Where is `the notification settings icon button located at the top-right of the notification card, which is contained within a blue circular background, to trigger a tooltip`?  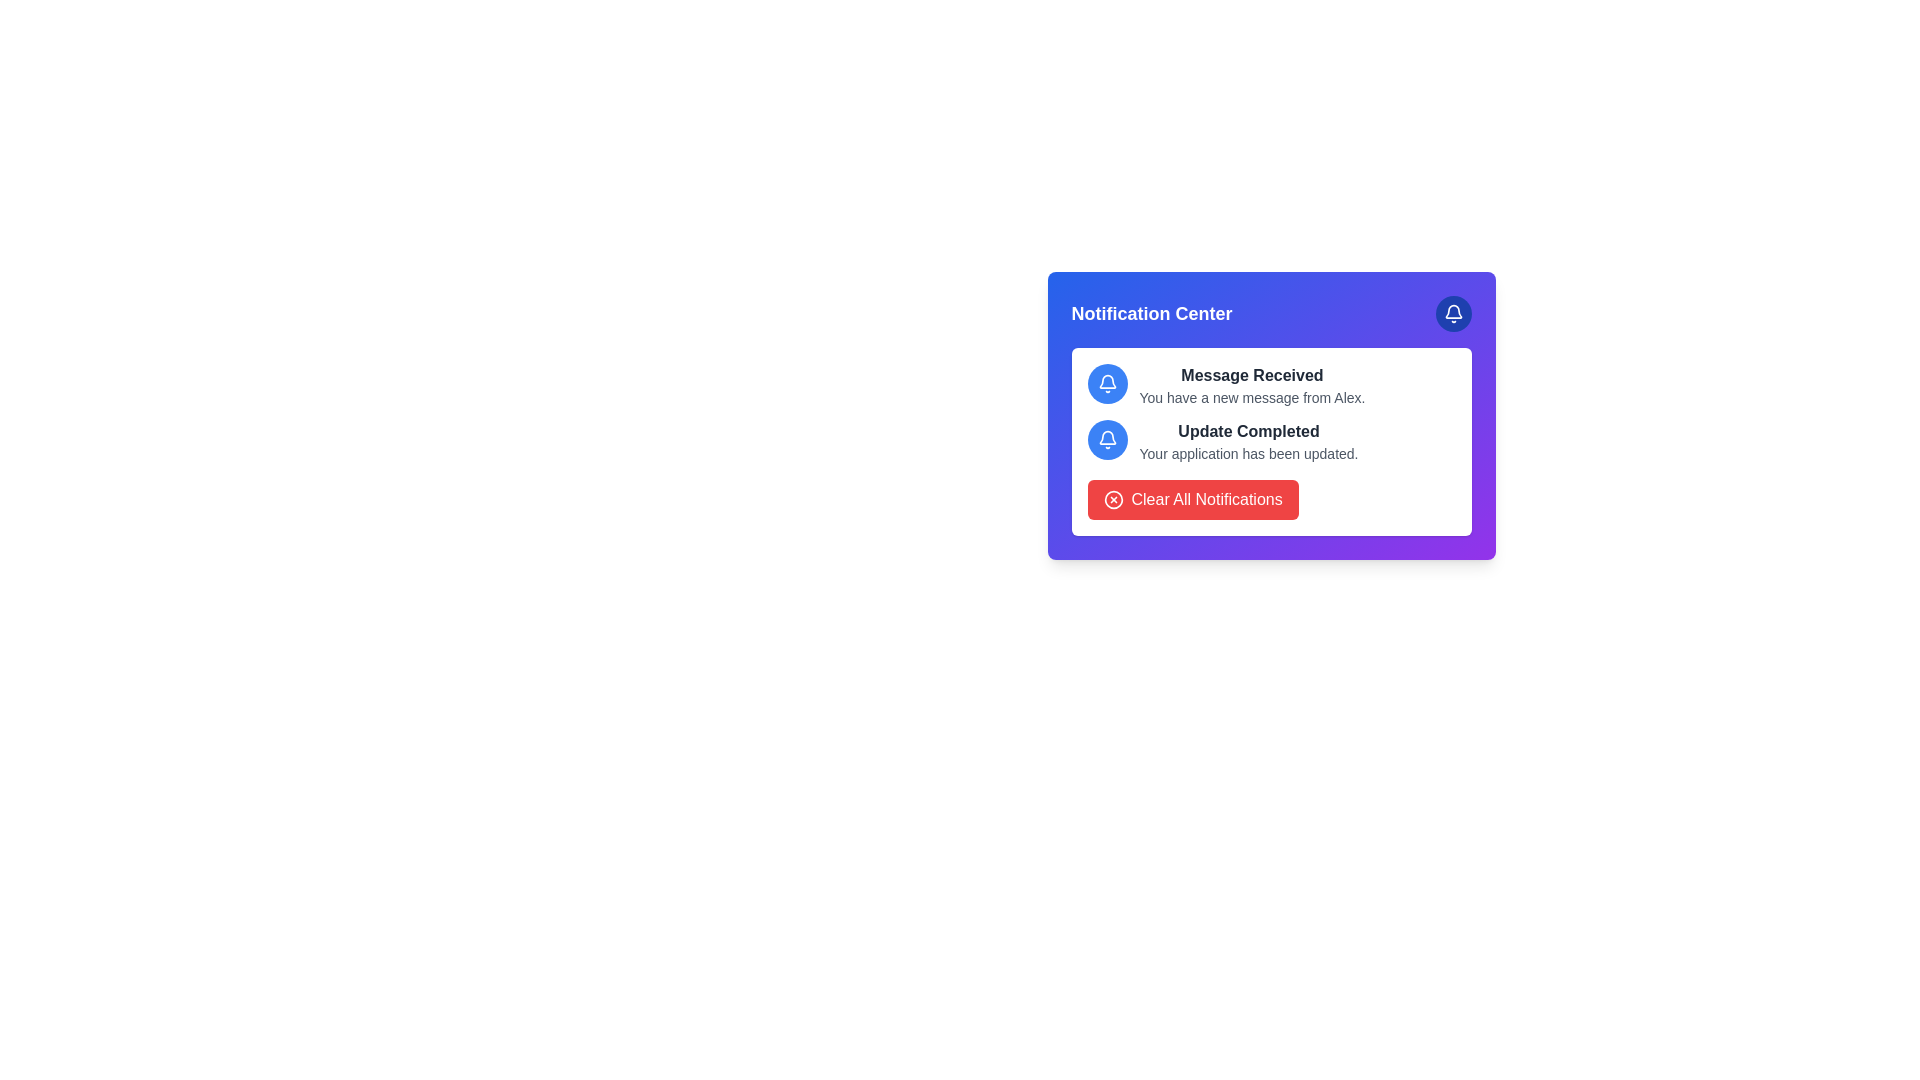 the notification settings icon button located at the top-right of the notification card, which is contained within a blue circular background, to trigger a tooltip is located at coordinates (1453, 313).